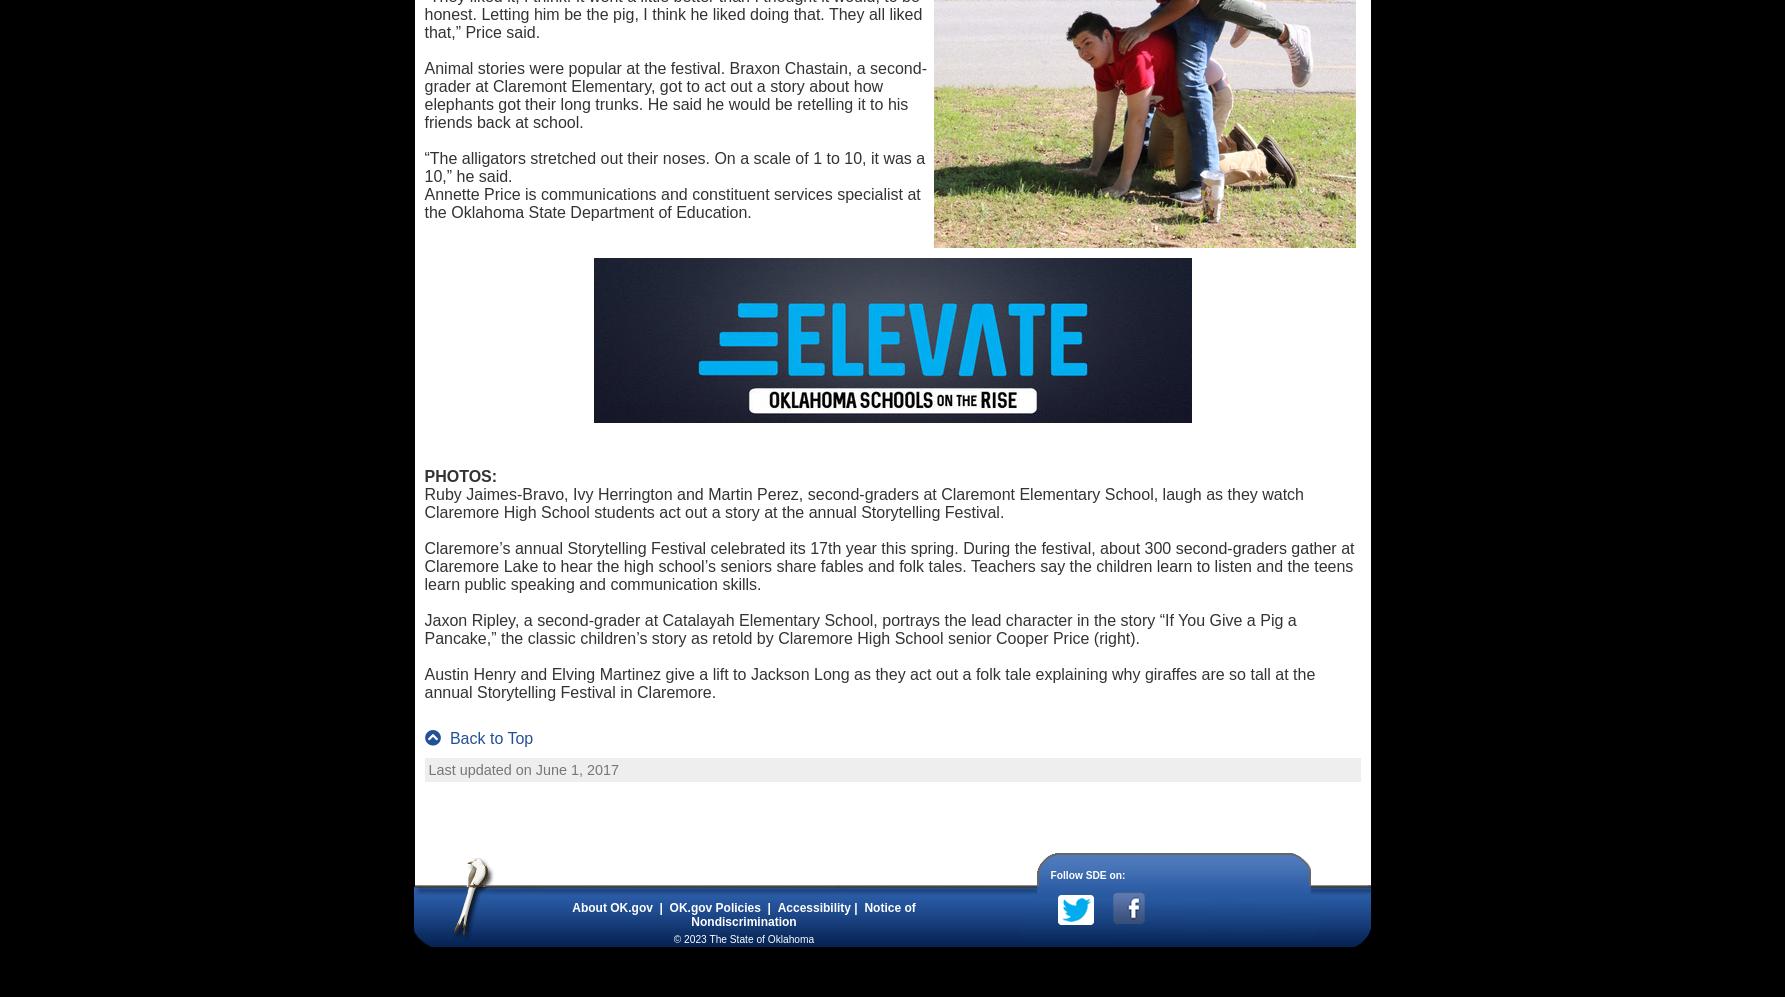 The image size is (1785, 997). Describe the element at coordinates (422, 566) in the screenshot. I see `'Claremore’s annual Storytelling Festival celebrated its 17th year this spring. During the festival, about 300 second-graders gather at Claremore Lake to hear the high school’s seniors share fables and folk tales. Teachers say the children learn to listen and the teens learn public speaking and communication skills.'` at that location.